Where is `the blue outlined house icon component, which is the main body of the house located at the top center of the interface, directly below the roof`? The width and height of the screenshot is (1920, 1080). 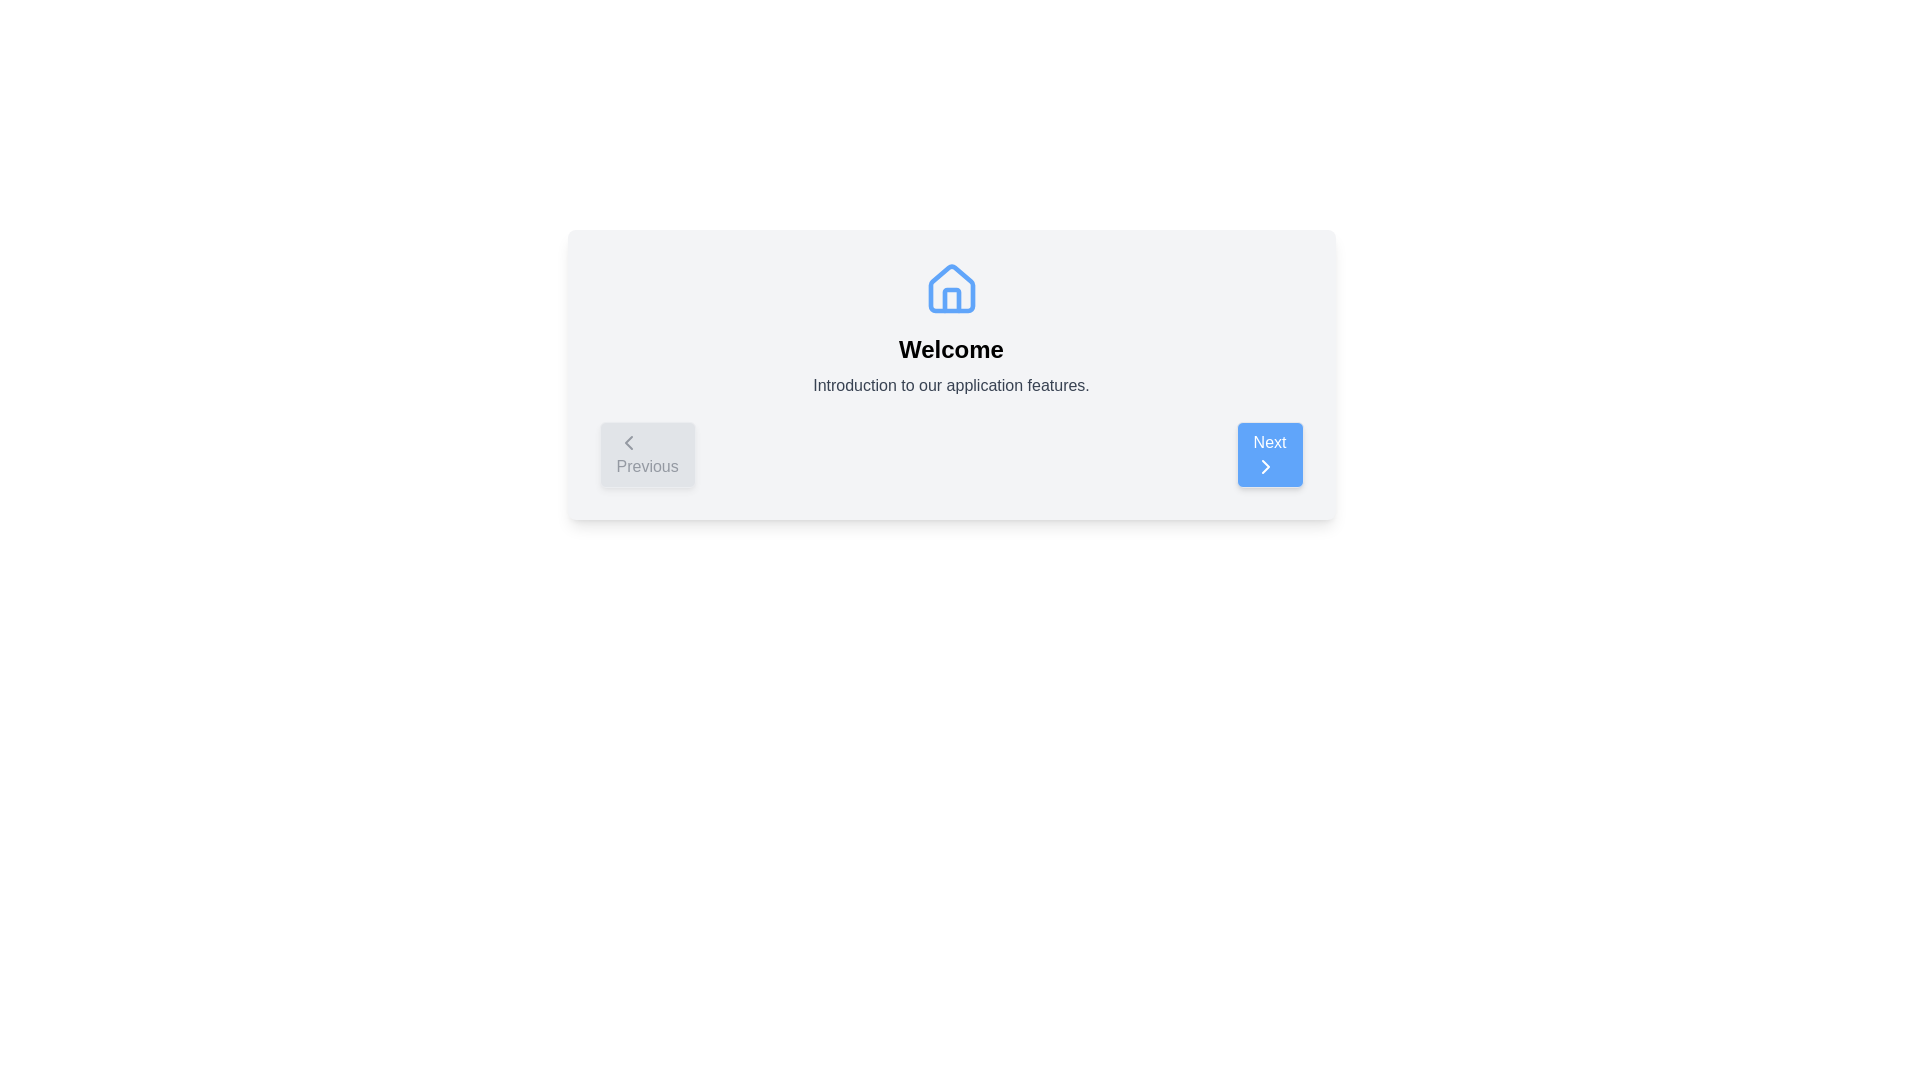 the blue outlined house icon component, which is the main body of the house located at the top center of the interface, directly below the roof is located at coordinates (950, 288).